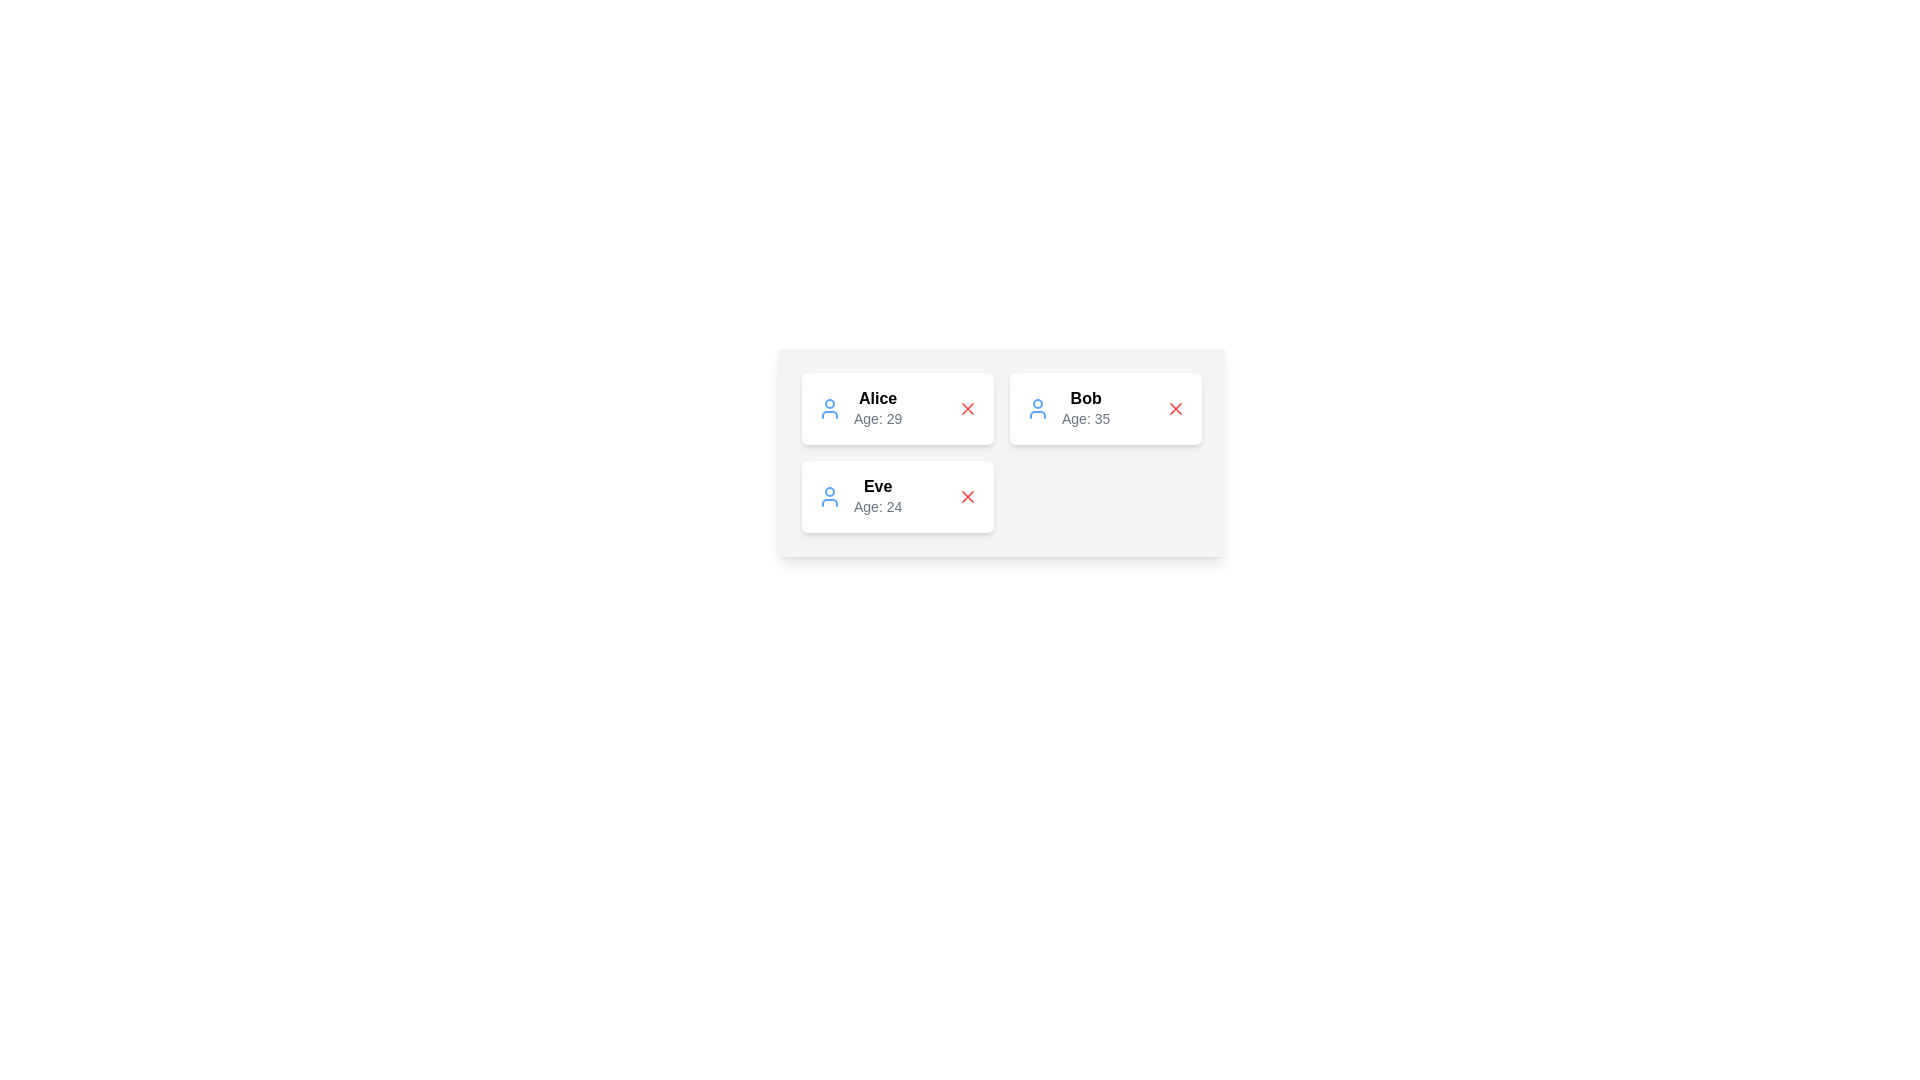 The height and width of the screenshot is (1080, 1920). I want to click on the close button for the user card of Eve, so click(968, 496).